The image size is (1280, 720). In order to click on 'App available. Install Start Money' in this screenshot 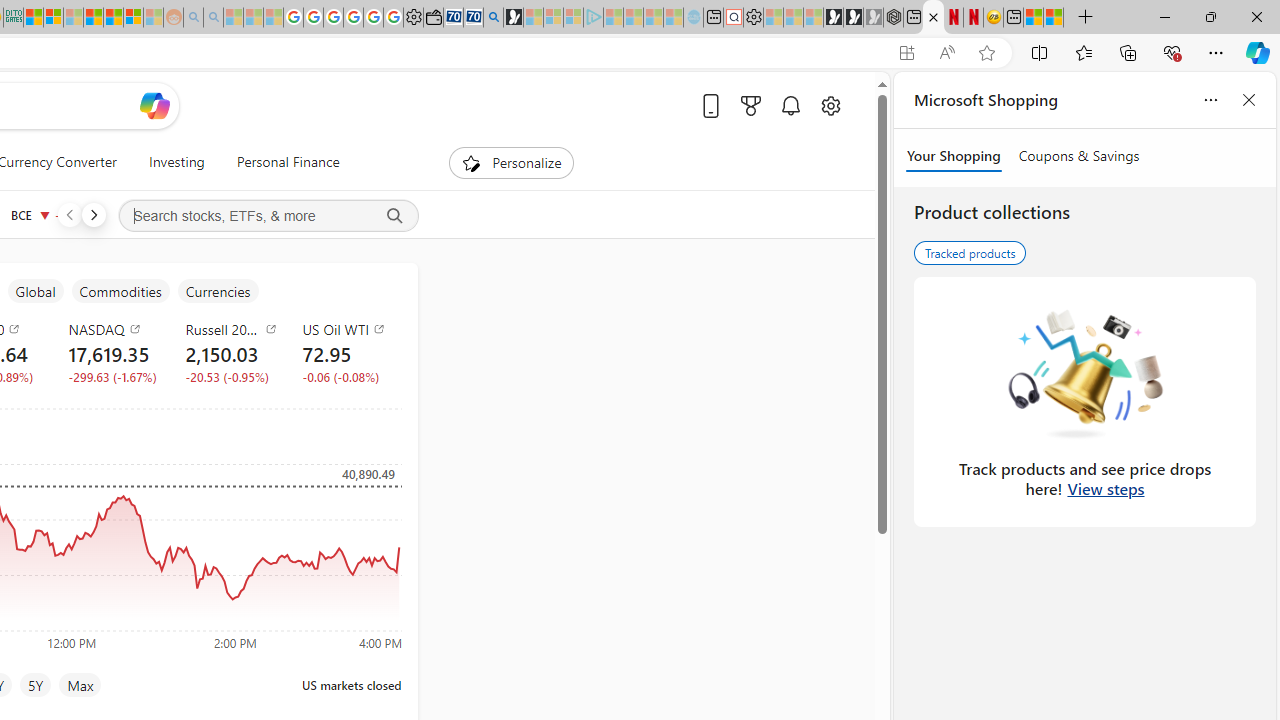, I will do `click(905, 52)`.